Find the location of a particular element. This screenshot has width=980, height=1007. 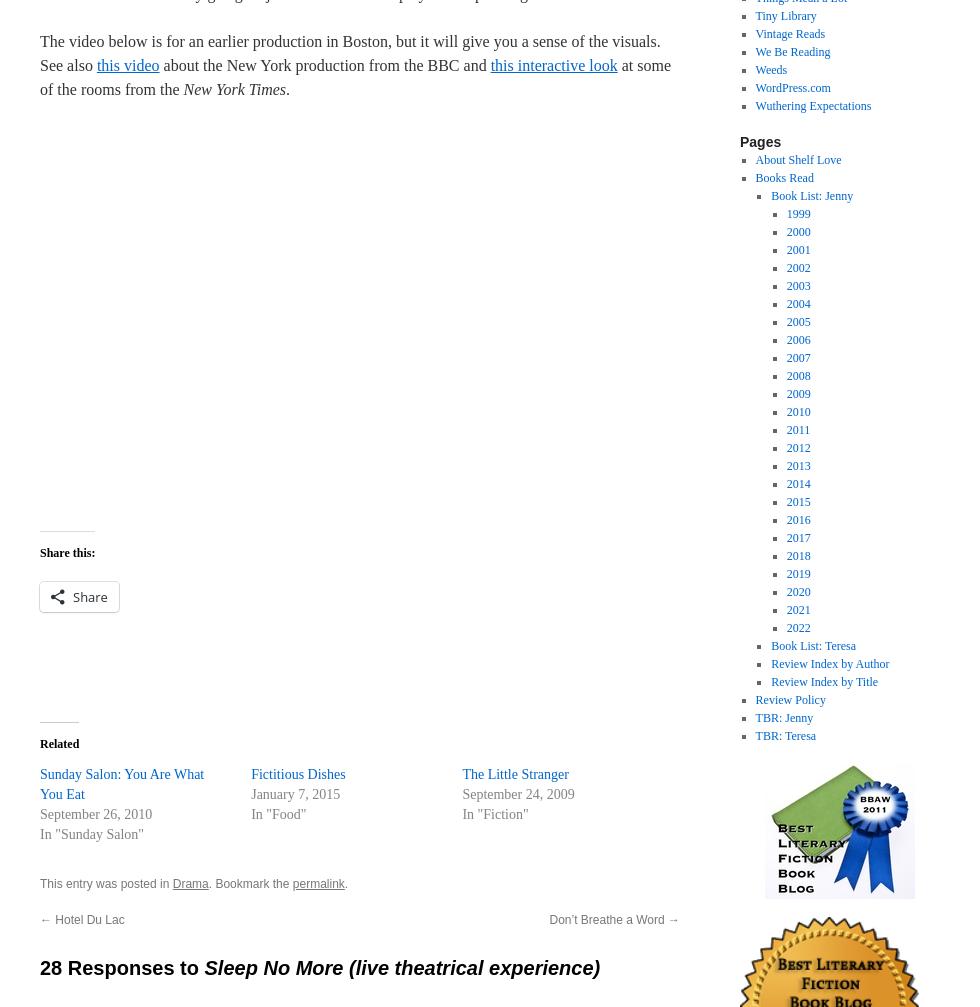

'2002' is located at coordinates (798, 267).